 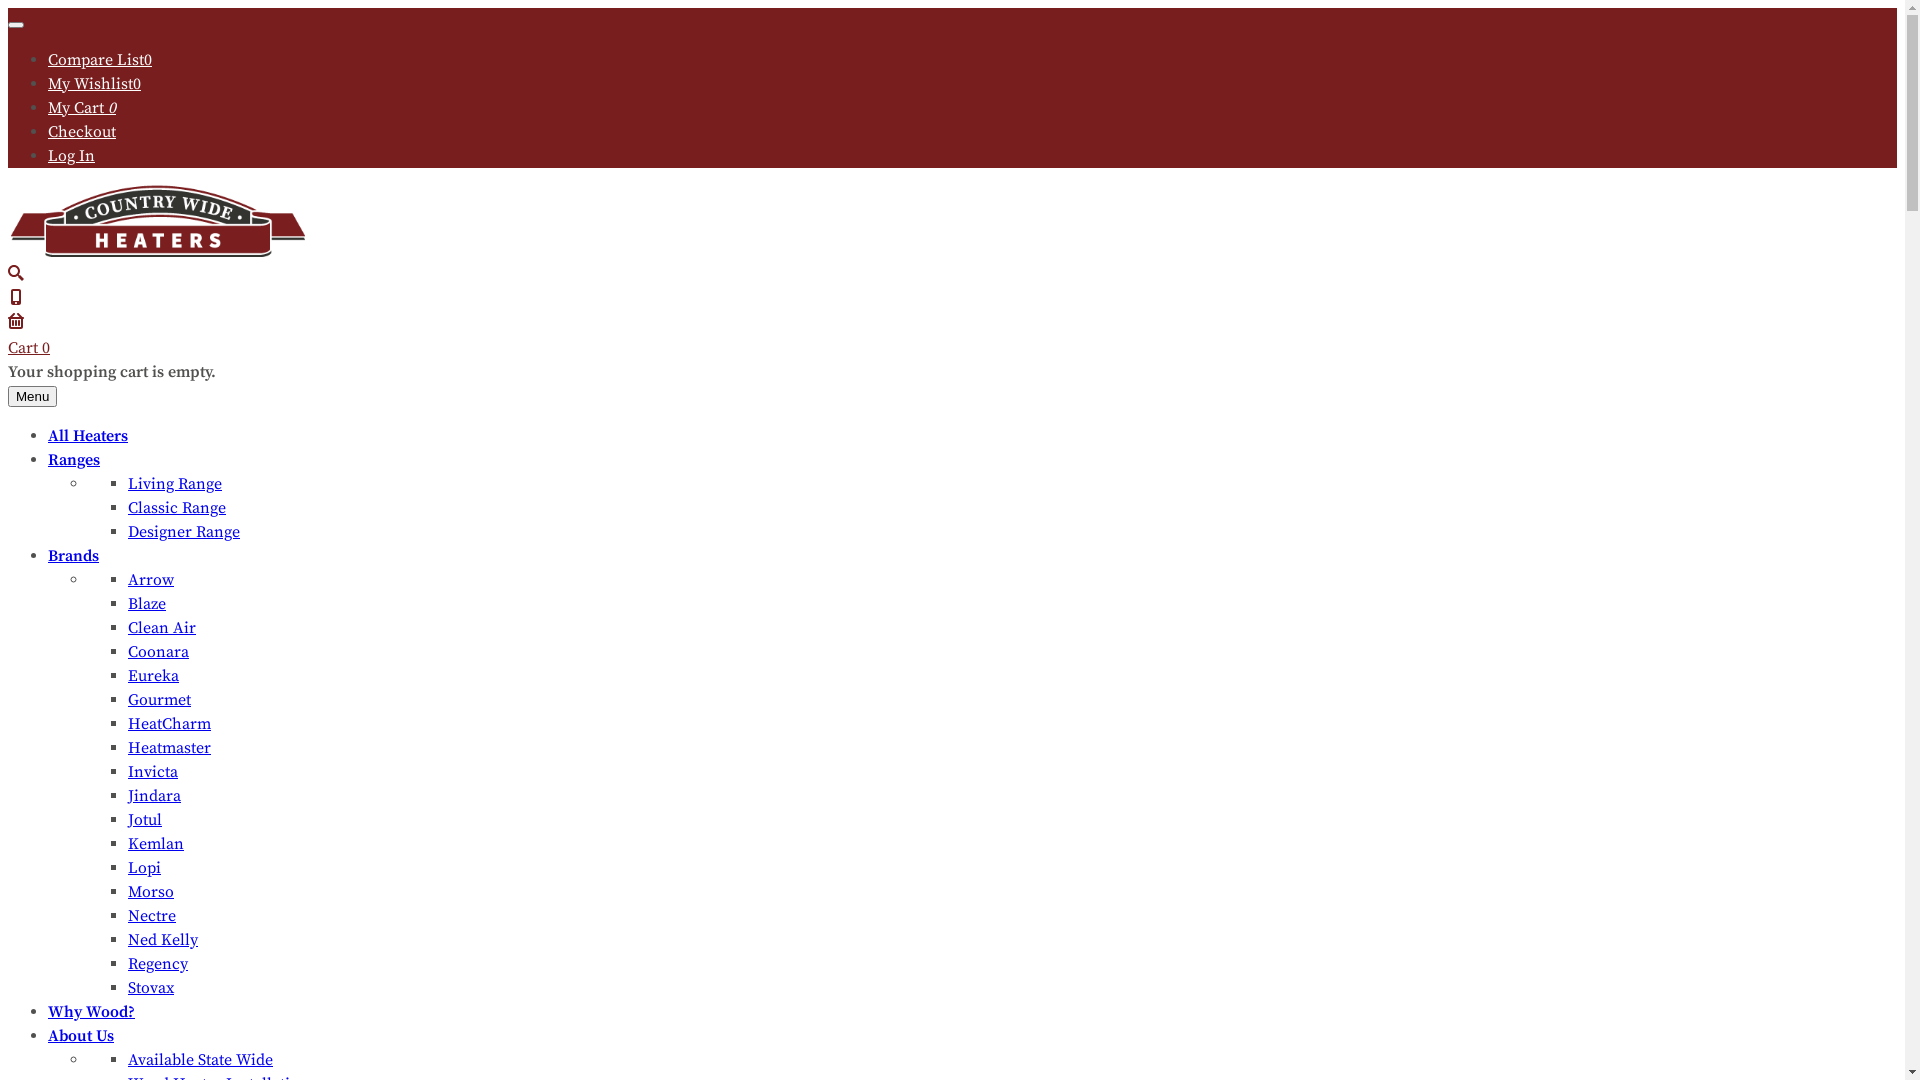 What do you see at coordinates (169, 724) in the screenshot?
I see `'HeatCharm'` at bounding box center [169, 724].